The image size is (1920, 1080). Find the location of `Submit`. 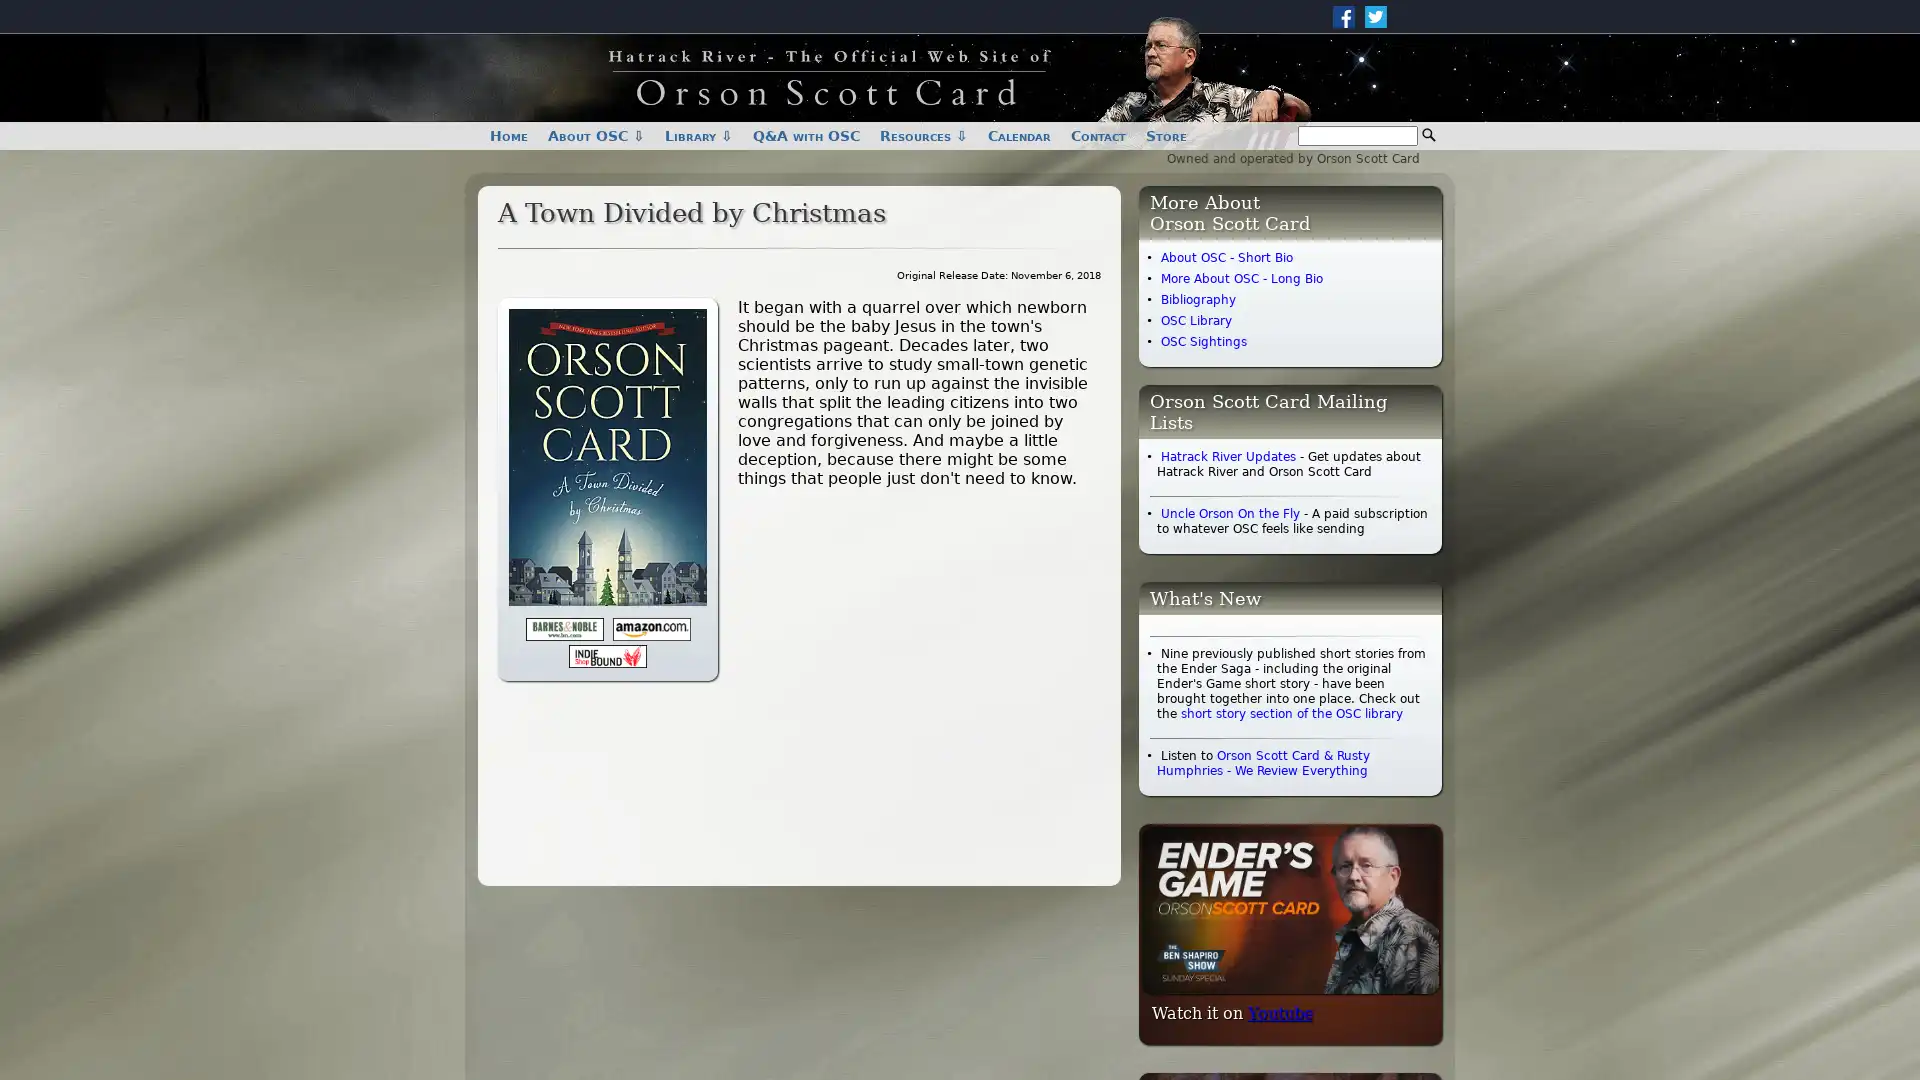

Submit is located at coordinates (1428, 135).